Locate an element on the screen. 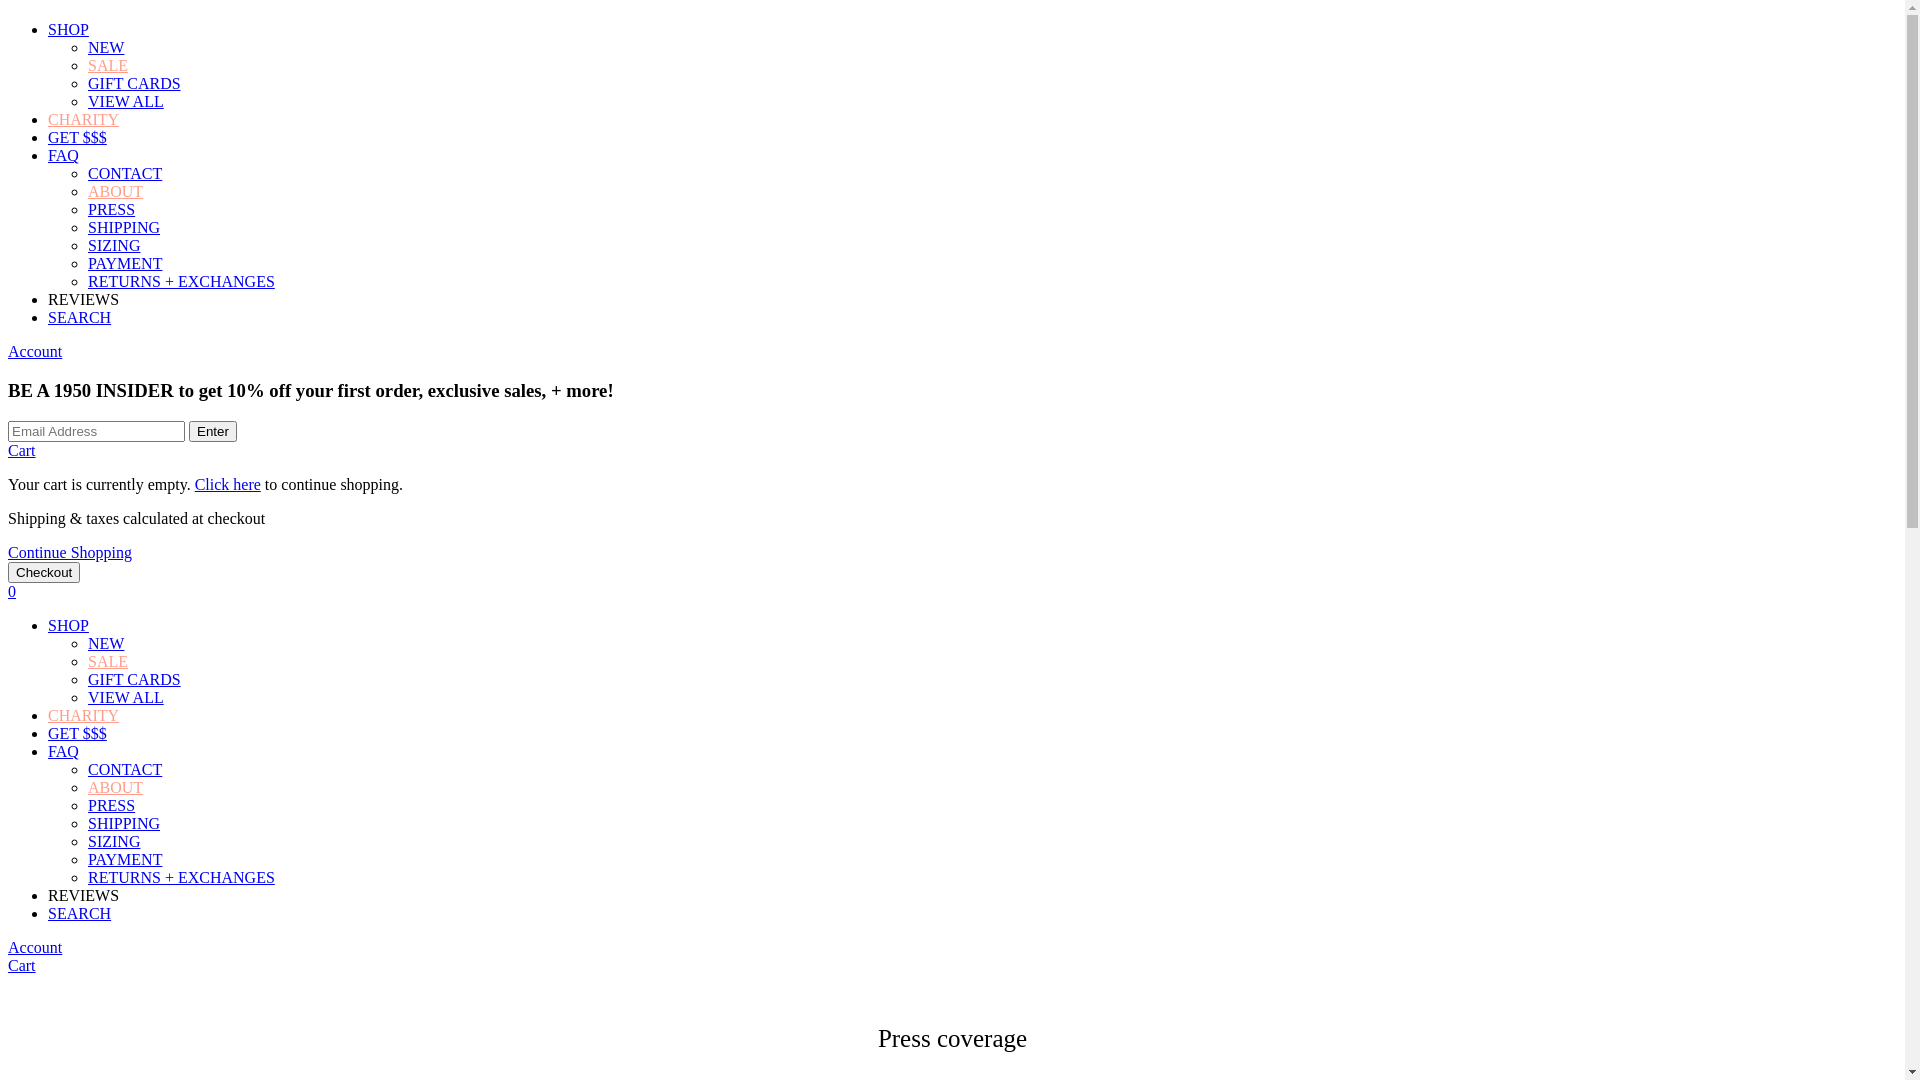 The width and height of the screenshot is (1920, 1080). 'Enter' is located at coordinates (212, 430).